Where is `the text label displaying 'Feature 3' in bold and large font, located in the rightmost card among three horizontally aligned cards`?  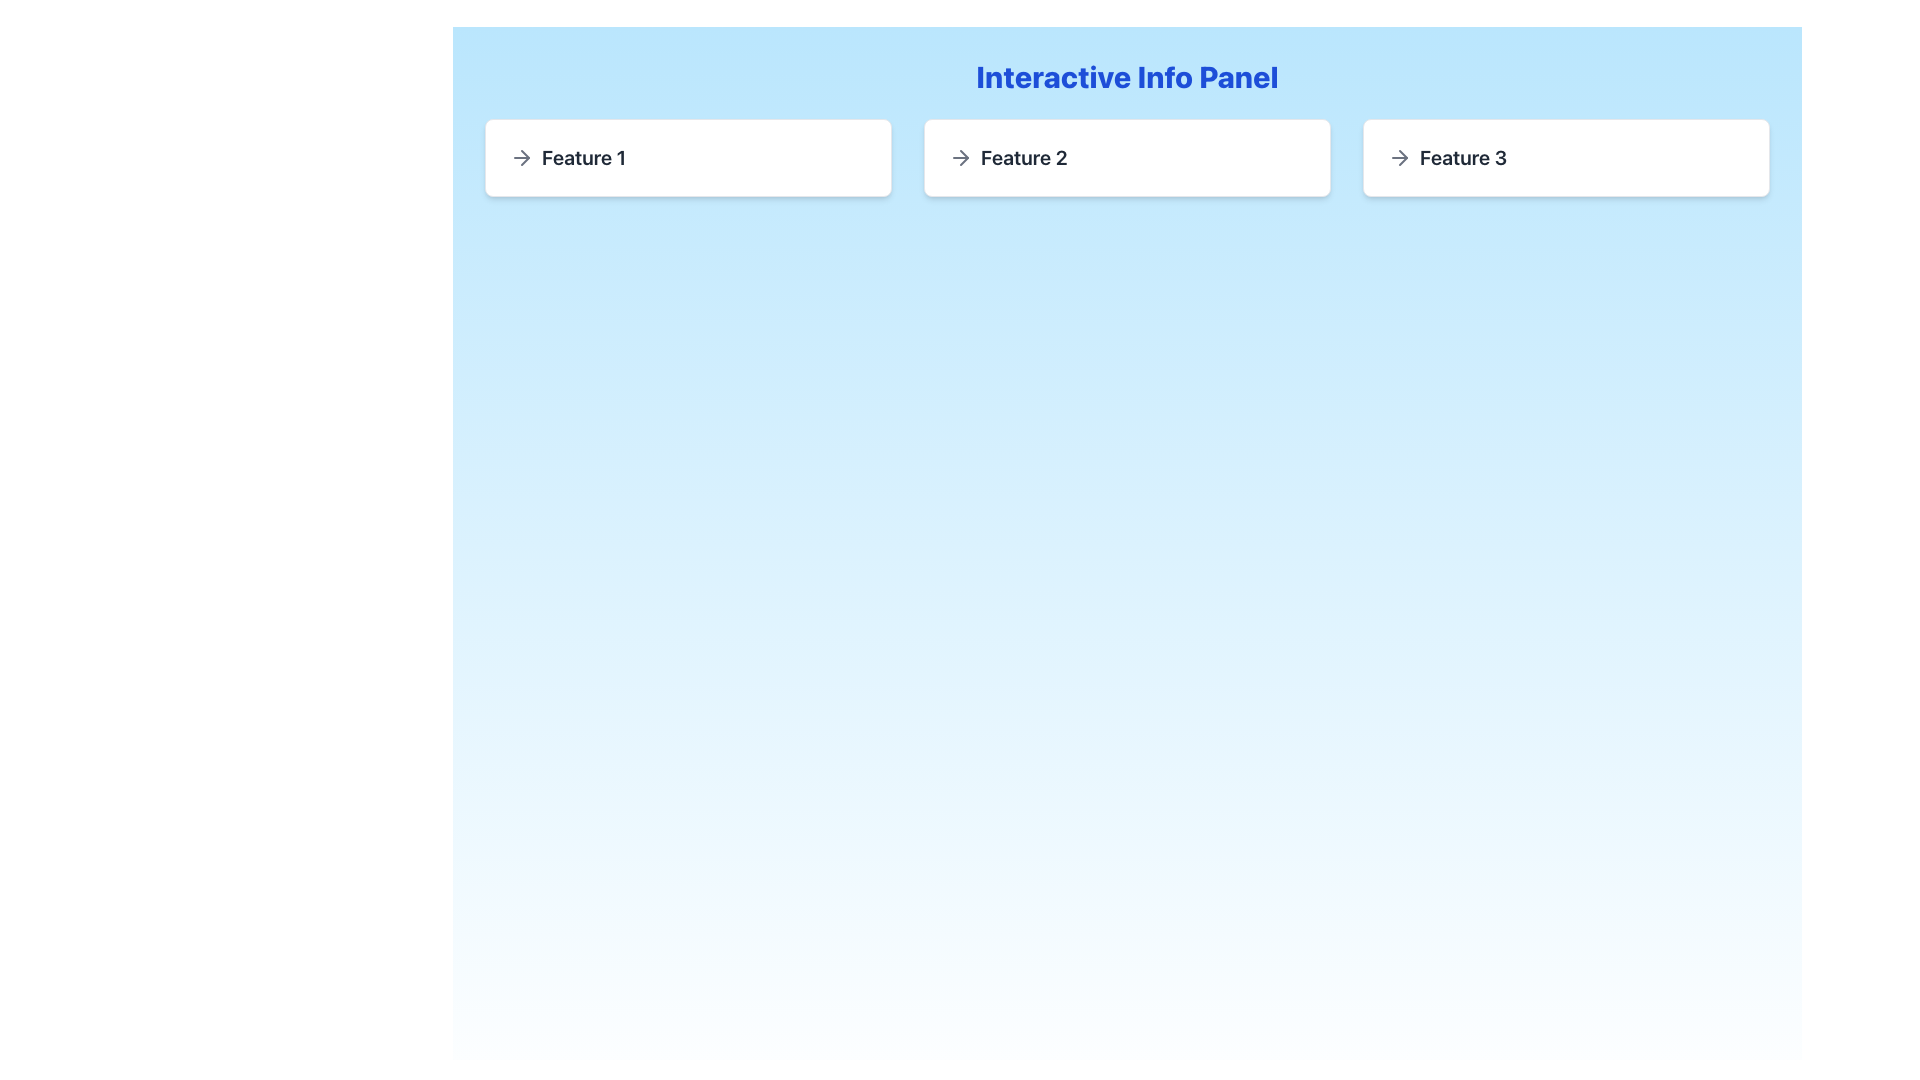 the text label displaying 'Feature 3' in bold and large font, located in the rightmost card among three horizontally aligned cards is located at coordinates (1463, 157).